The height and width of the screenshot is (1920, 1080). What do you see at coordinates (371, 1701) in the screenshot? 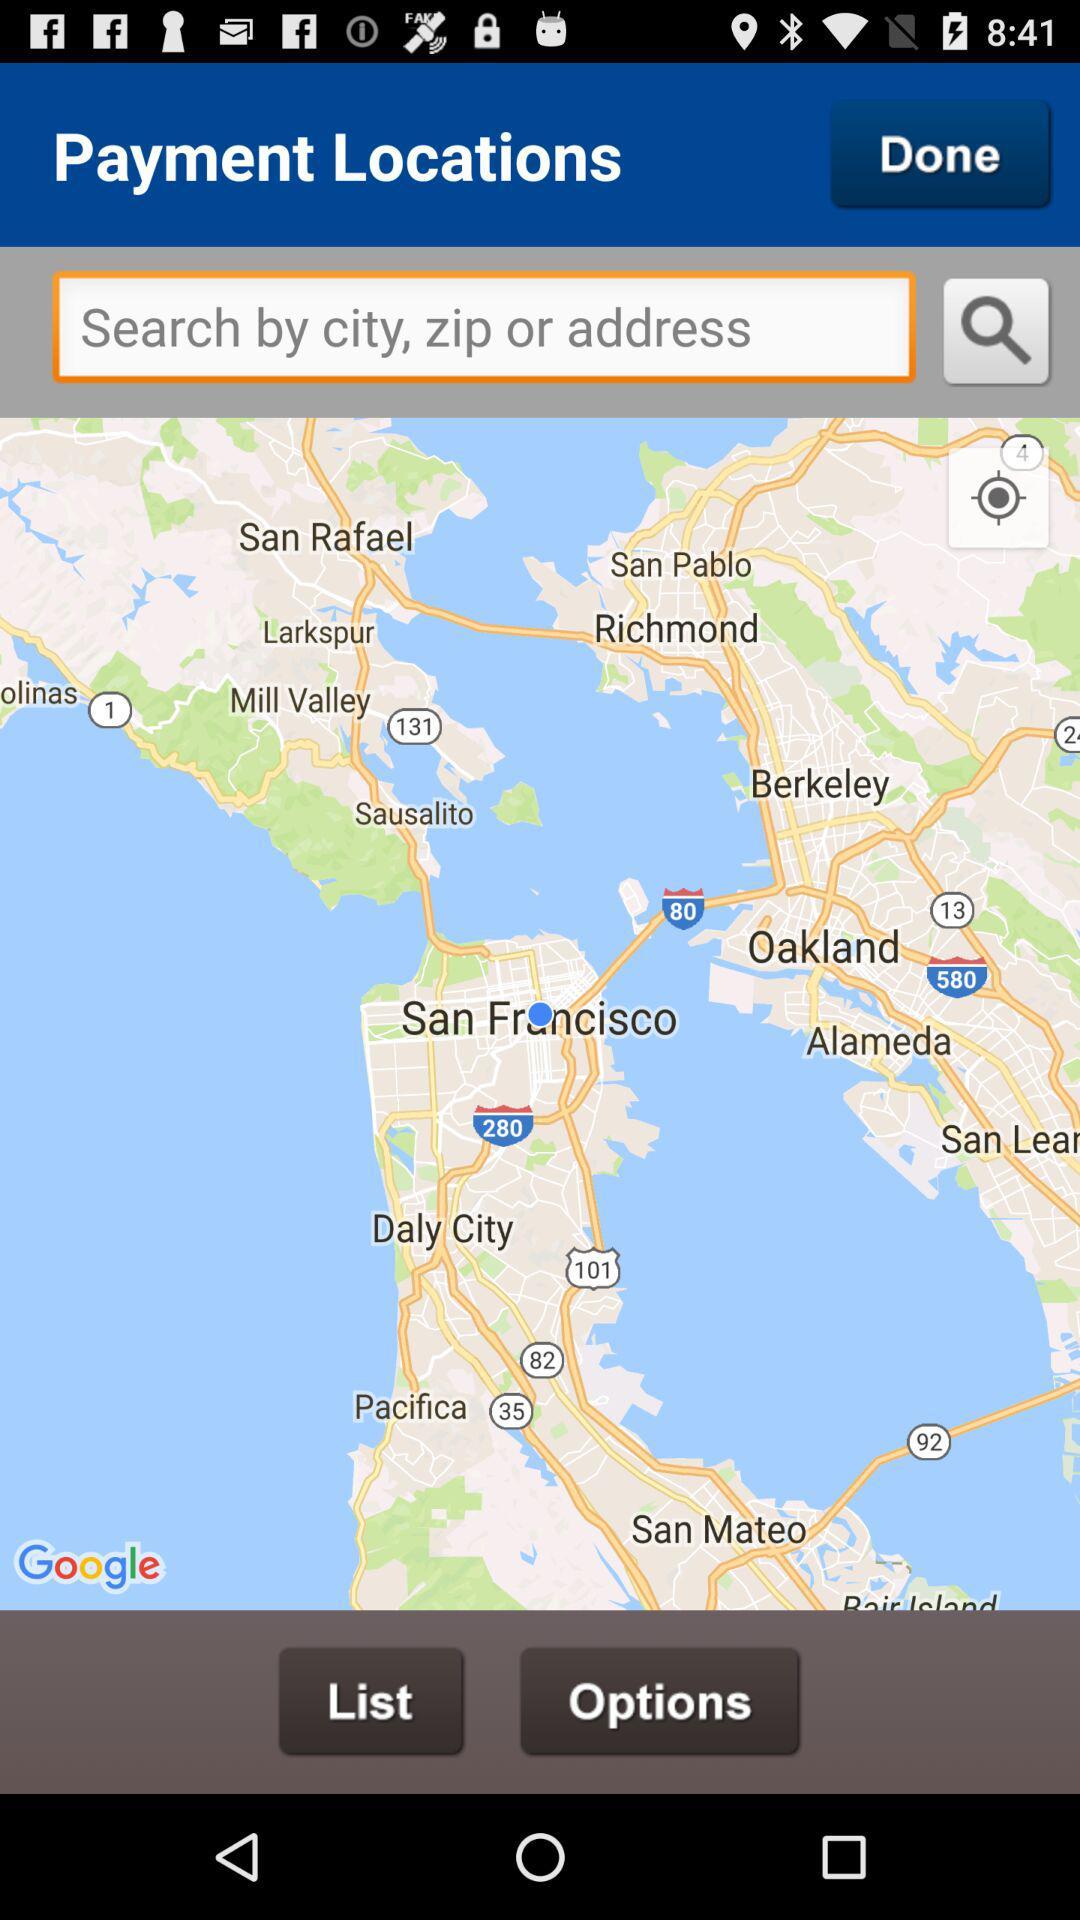
I see `see a list of places` at bounding box center [371, 1701].